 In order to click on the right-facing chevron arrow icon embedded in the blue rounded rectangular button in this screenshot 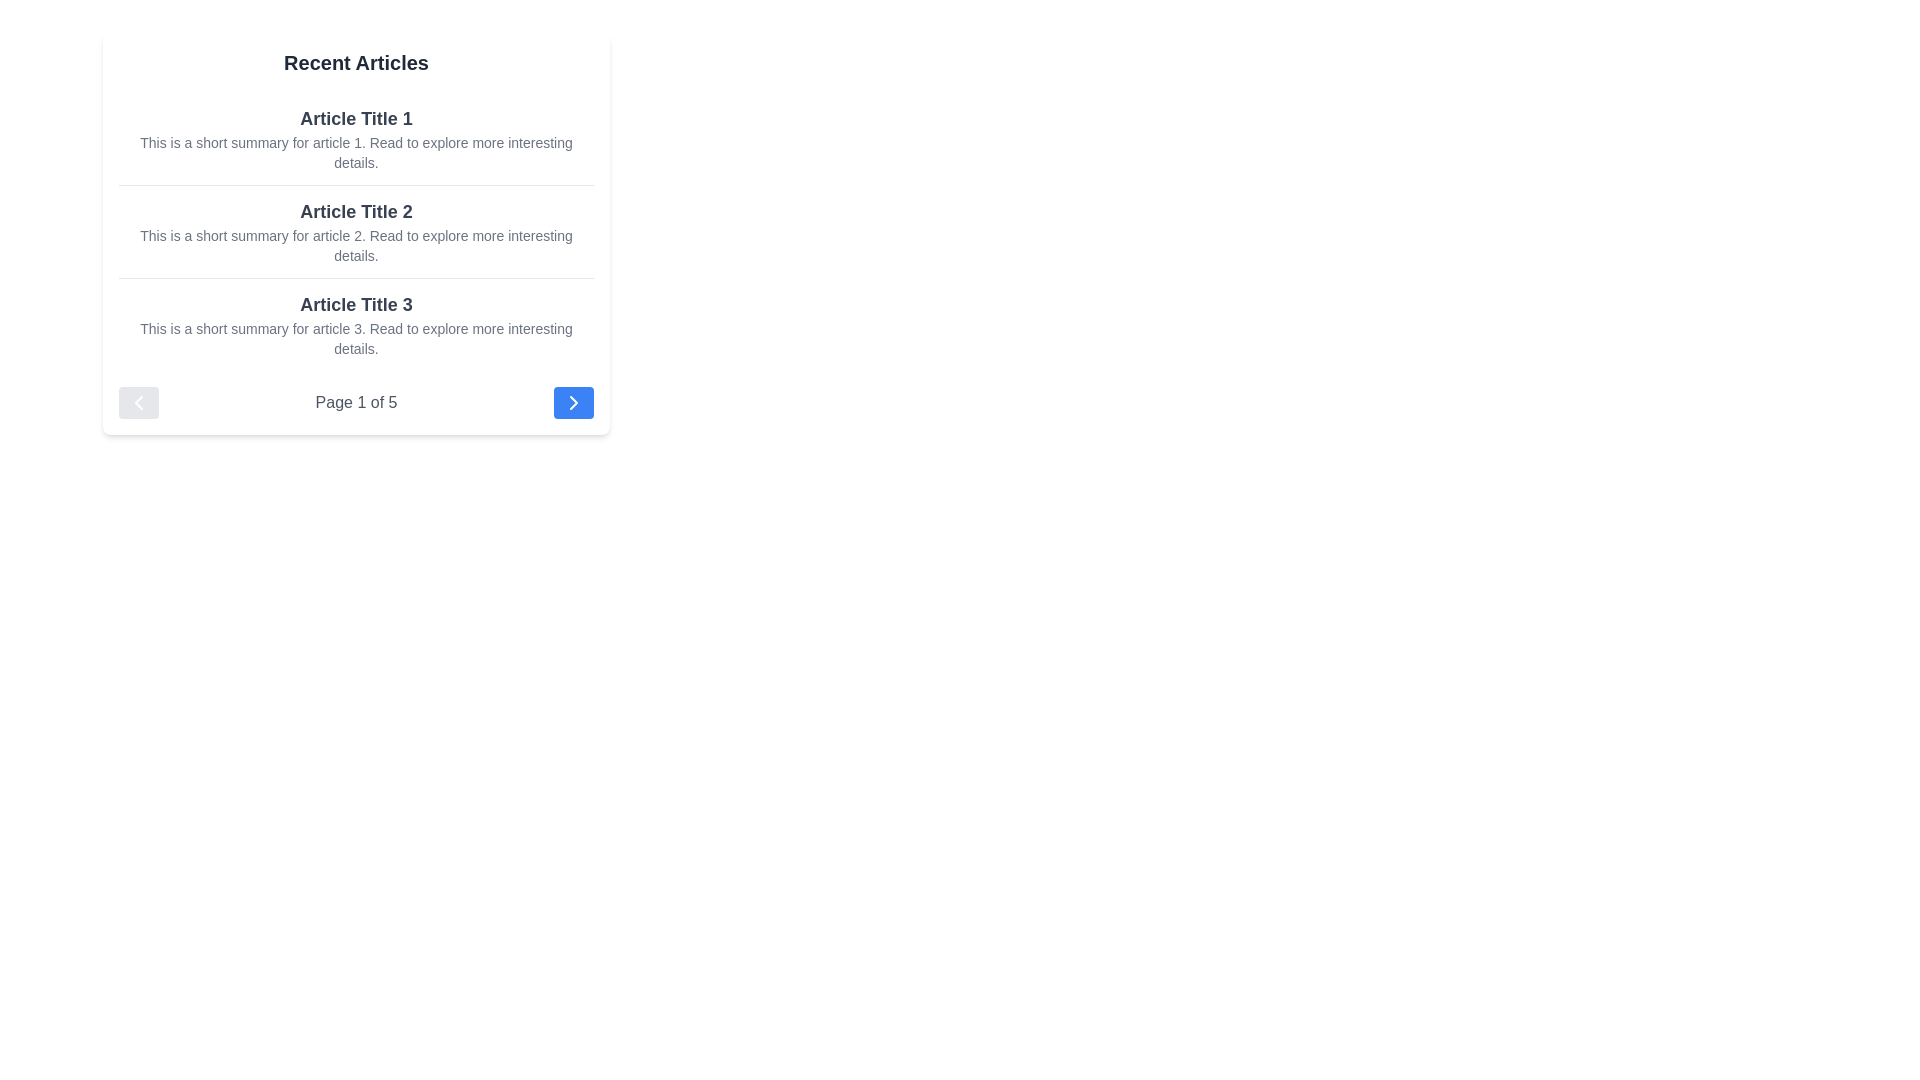, I will do `click(572, 402)`.